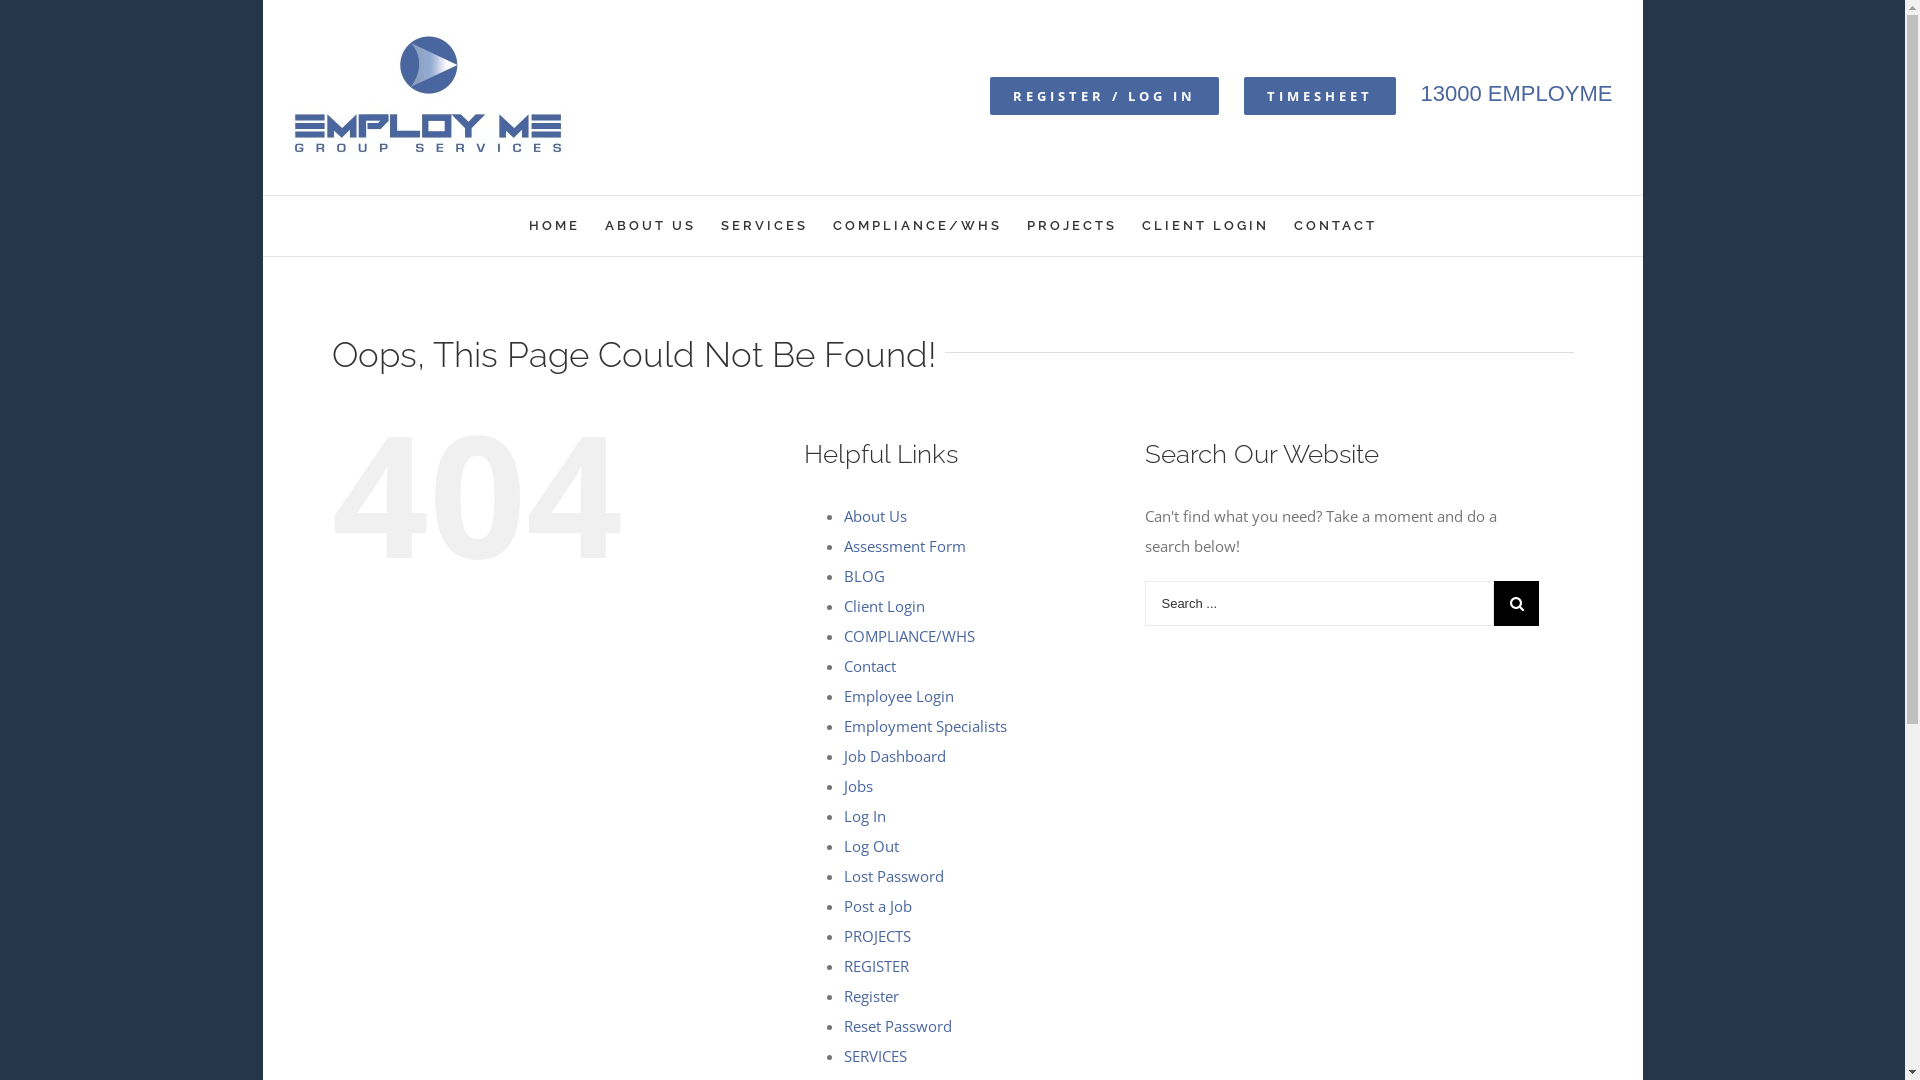 The width and height of the screenshot is (1920, 1080). I want to click on 'PROJECTS', so click(877, 936).